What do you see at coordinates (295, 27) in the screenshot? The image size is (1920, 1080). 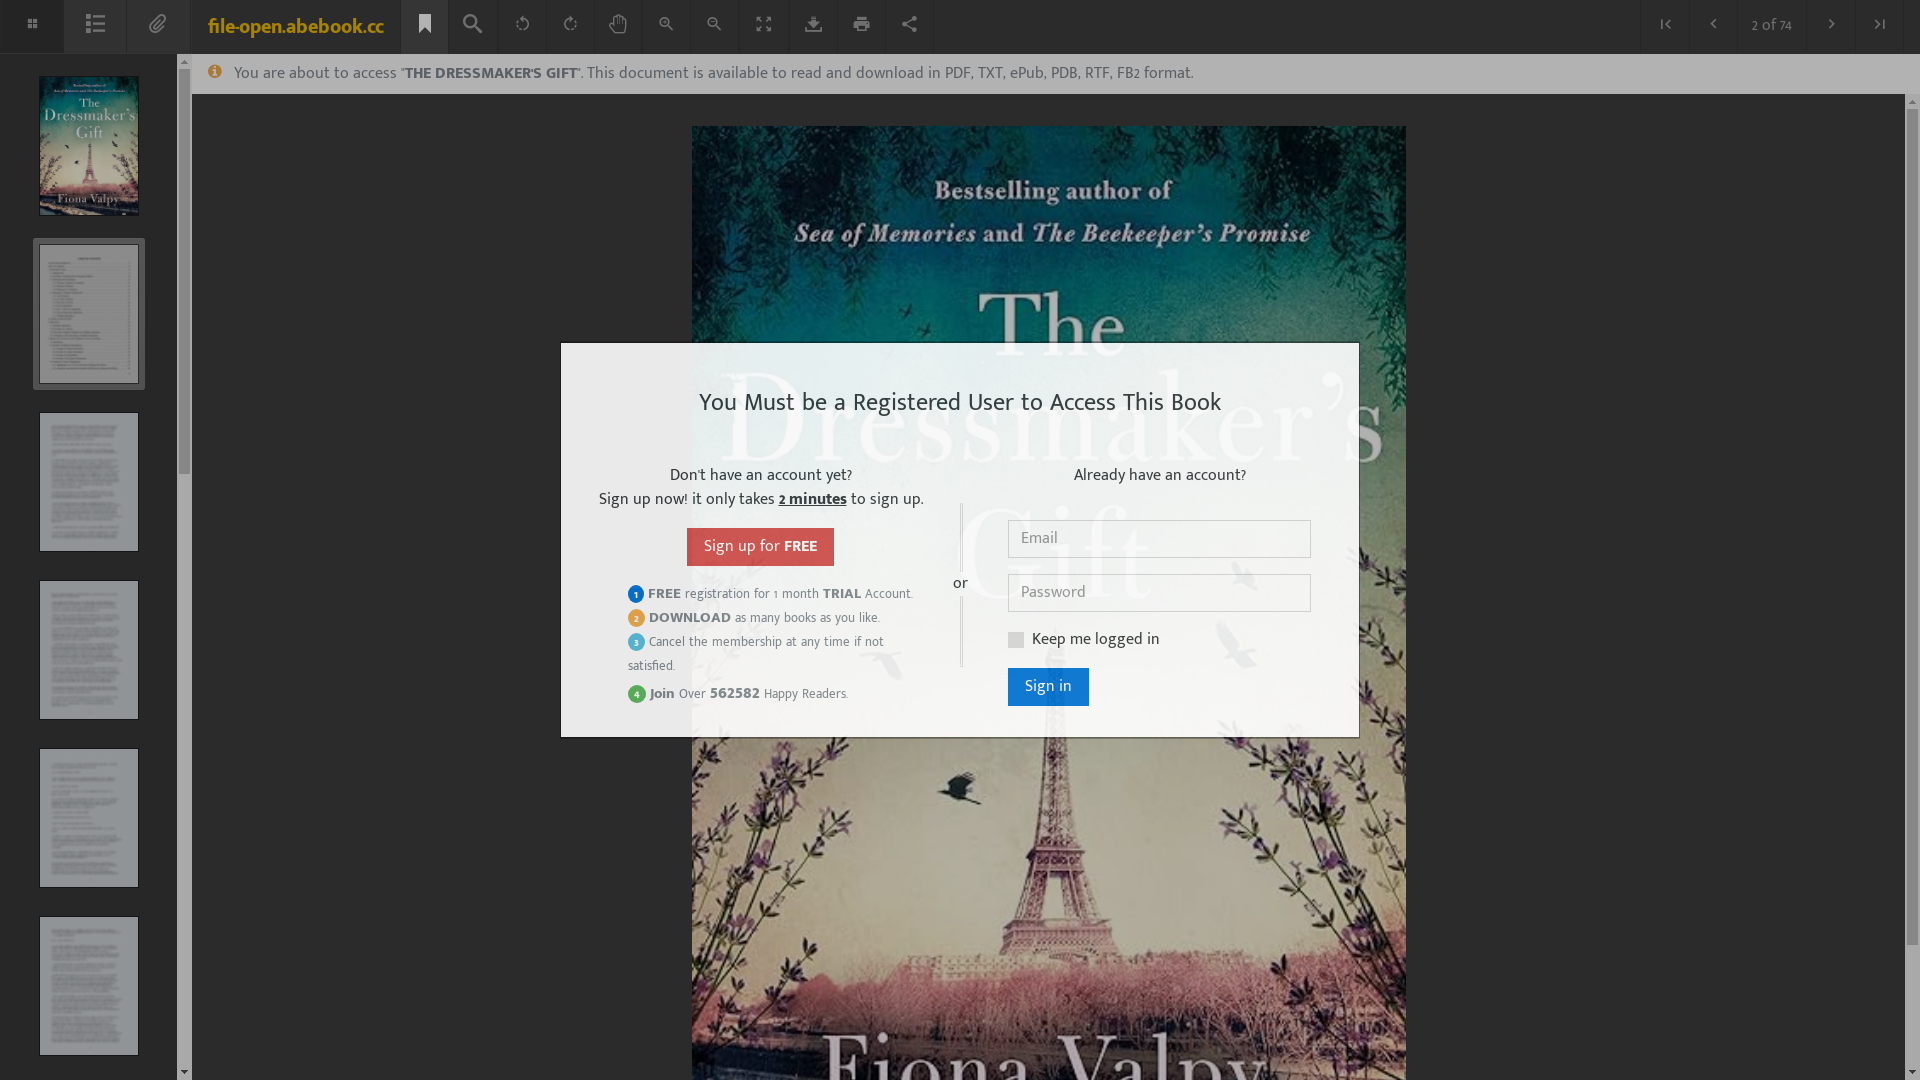 I see `'file-open.abebook.cc'` at bounding box center [295, 27].